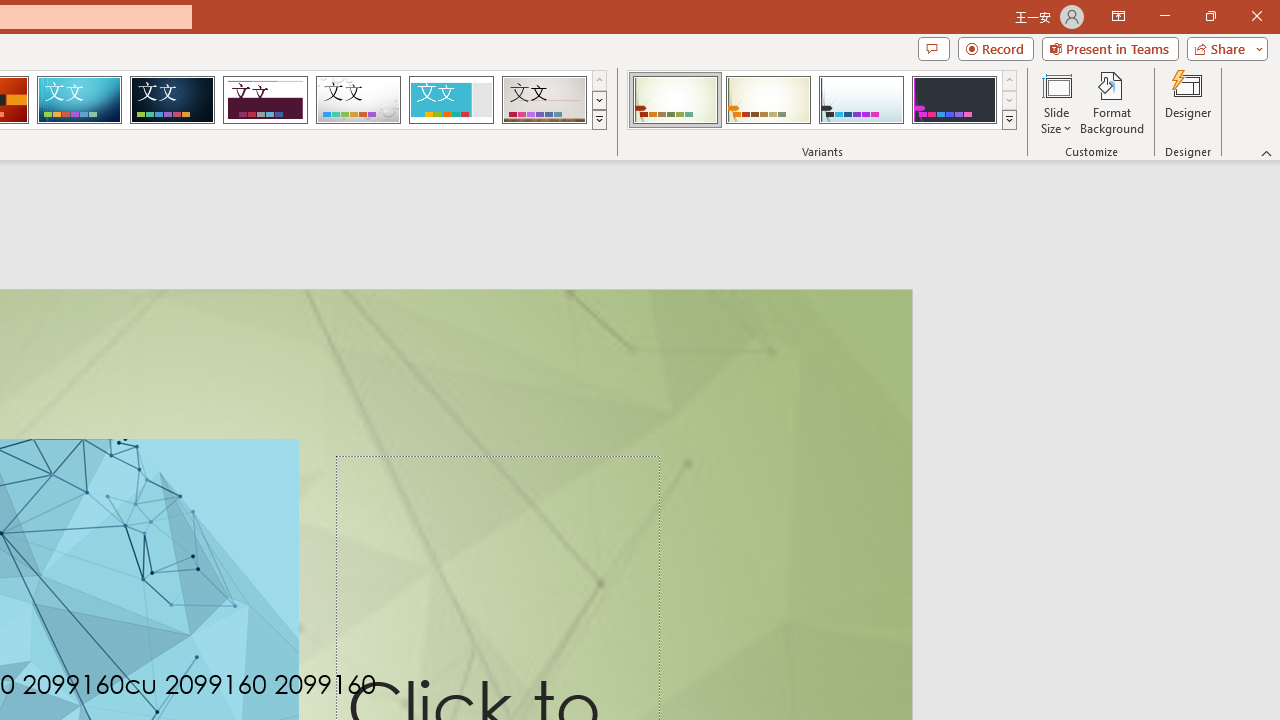  What do you see at coordinates (79, 100) in the screenshot?
I see `'Circuit'` at bounding box center [79, 100].